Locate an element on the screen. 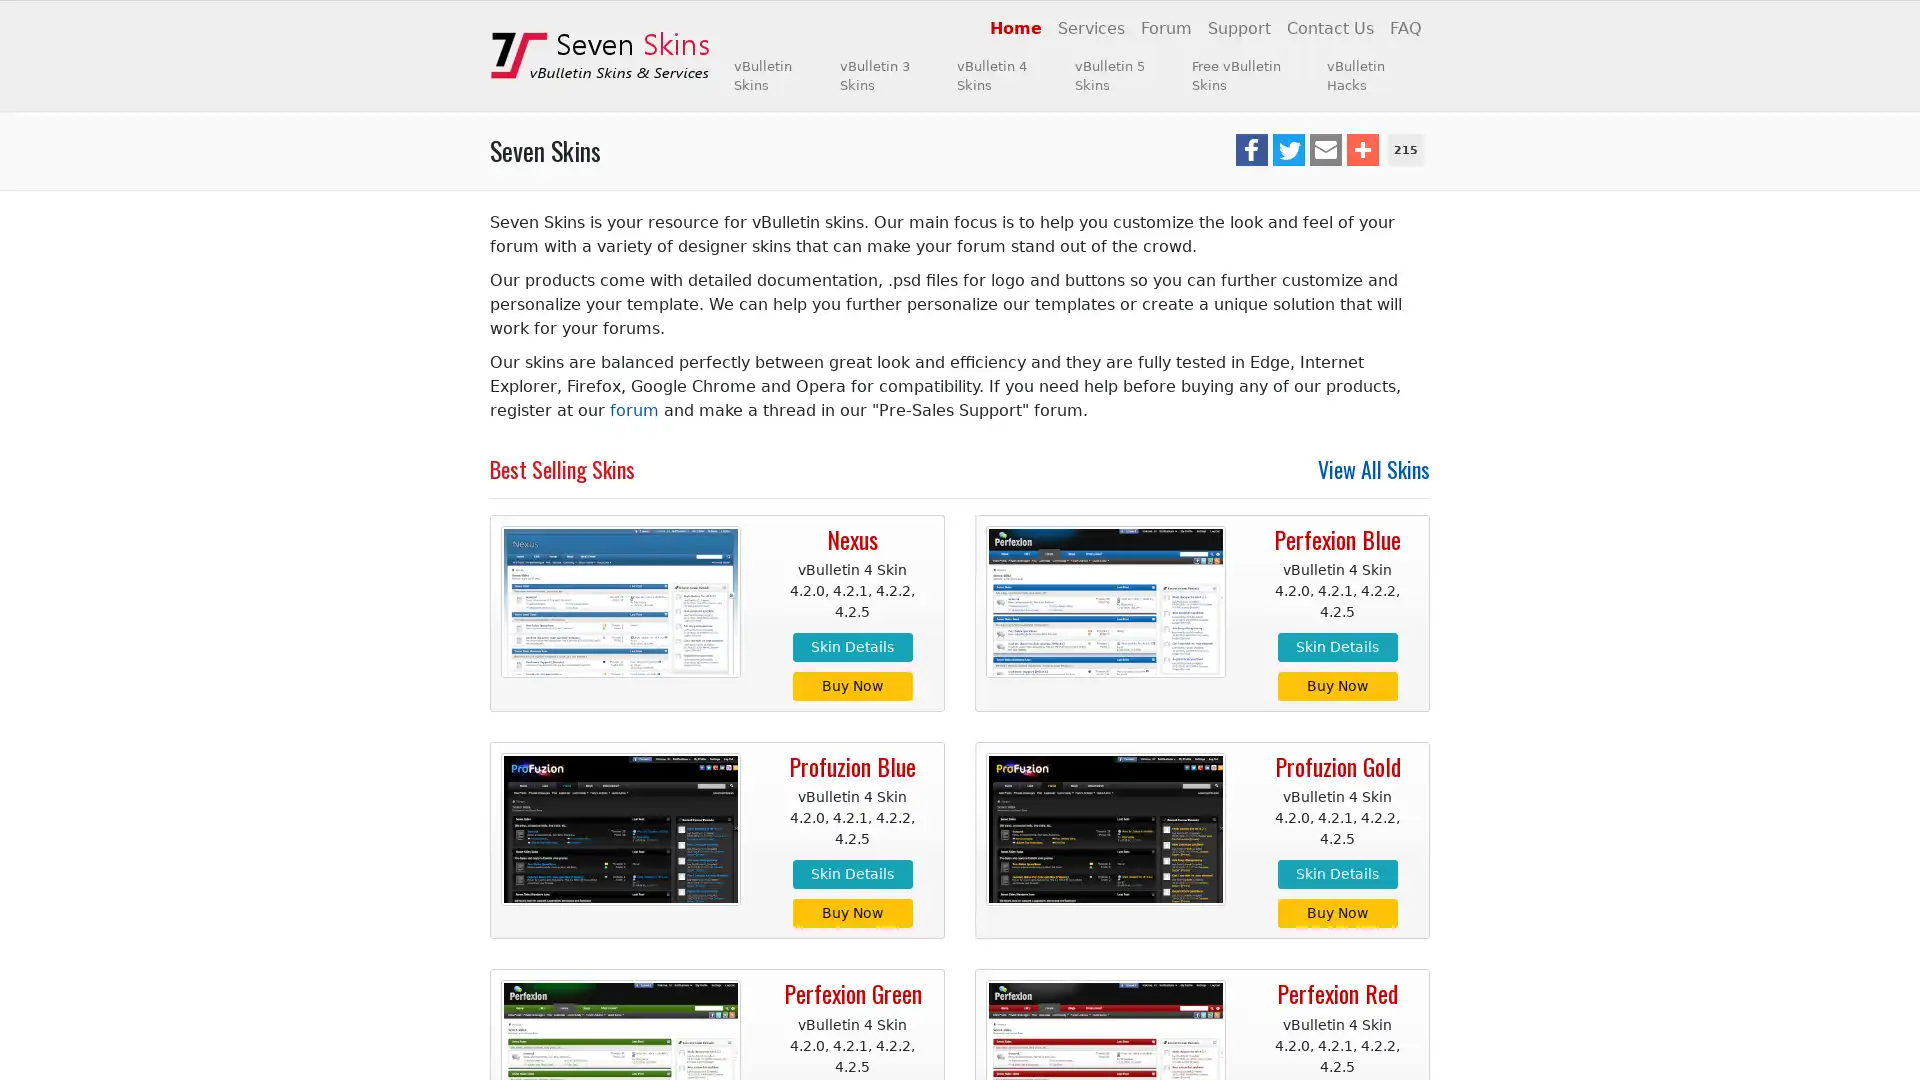 This screenshot has height=1080, width=1920. Buy Now is located at coordinates (1337, 913).